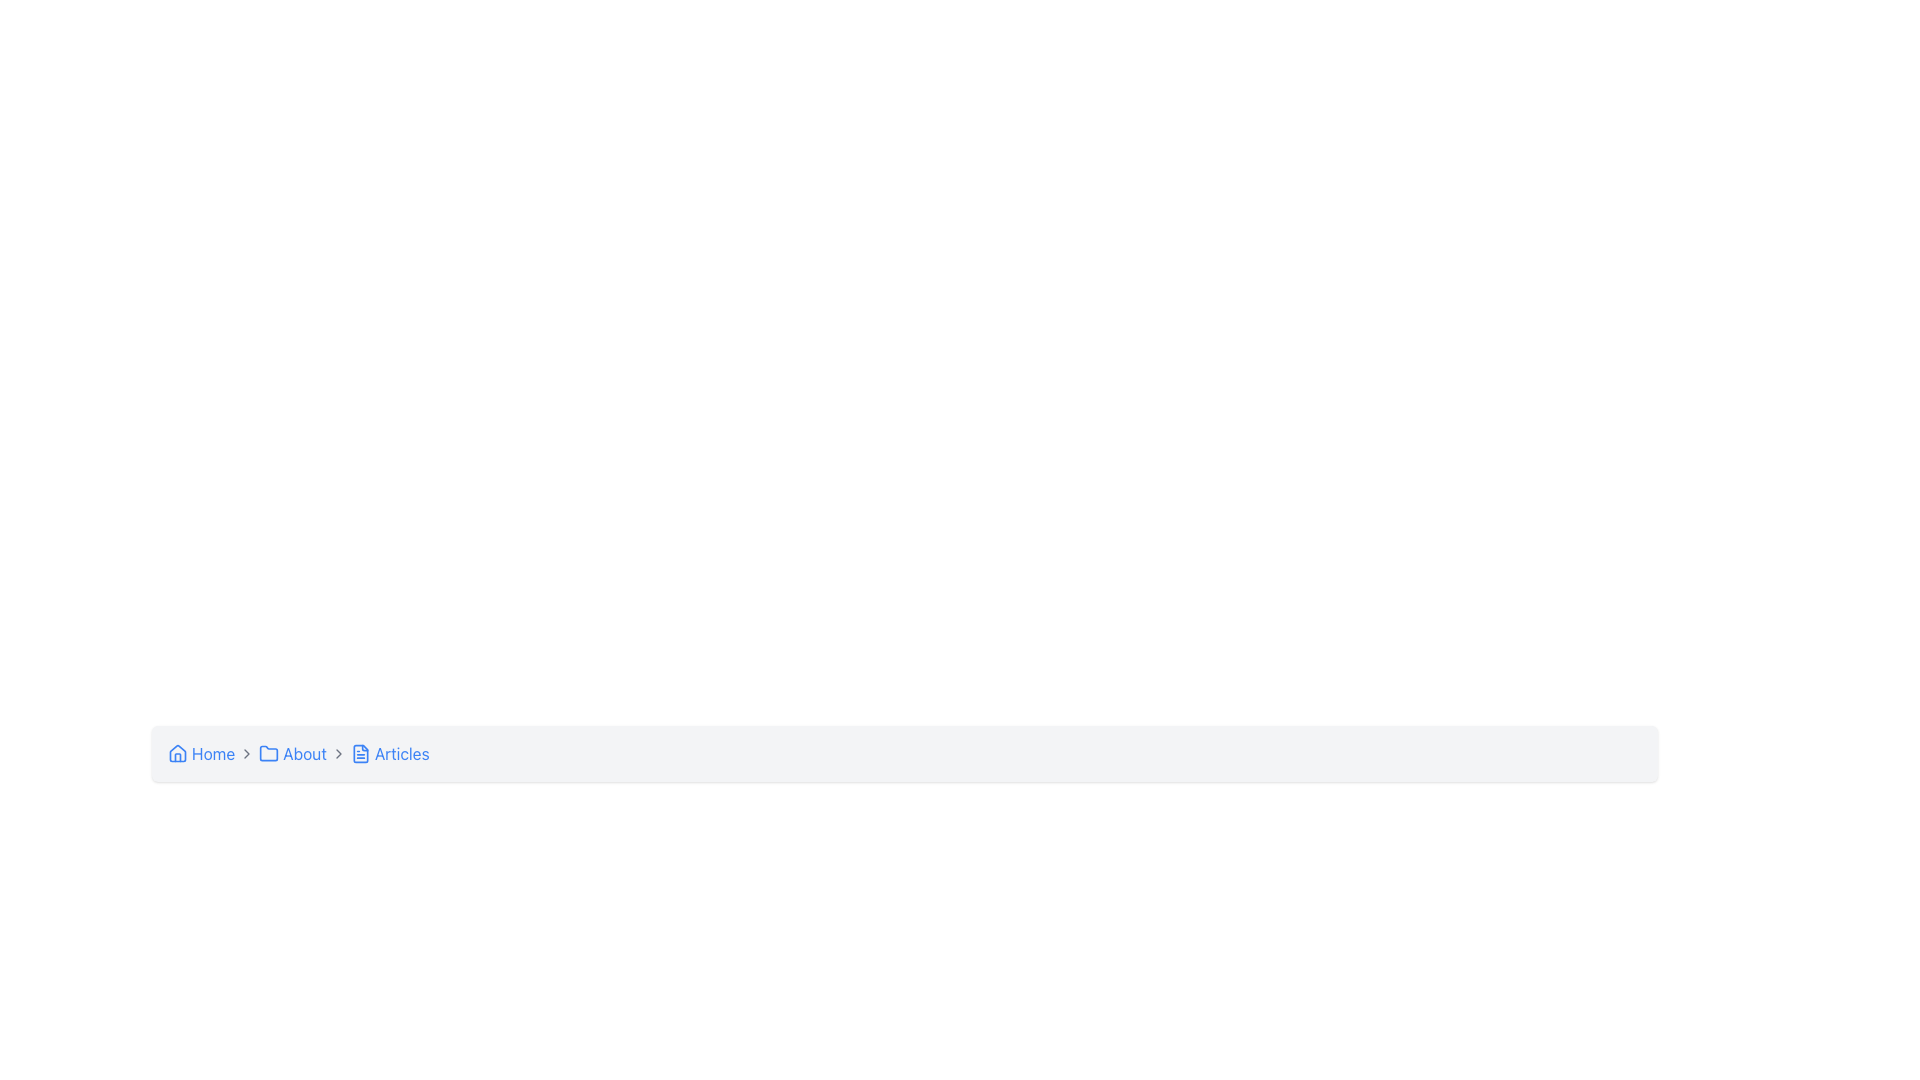  What do you see at coordinates (201, 753) in the screenshot?
I see `the first interactive item` at bounding box center [201, 753].